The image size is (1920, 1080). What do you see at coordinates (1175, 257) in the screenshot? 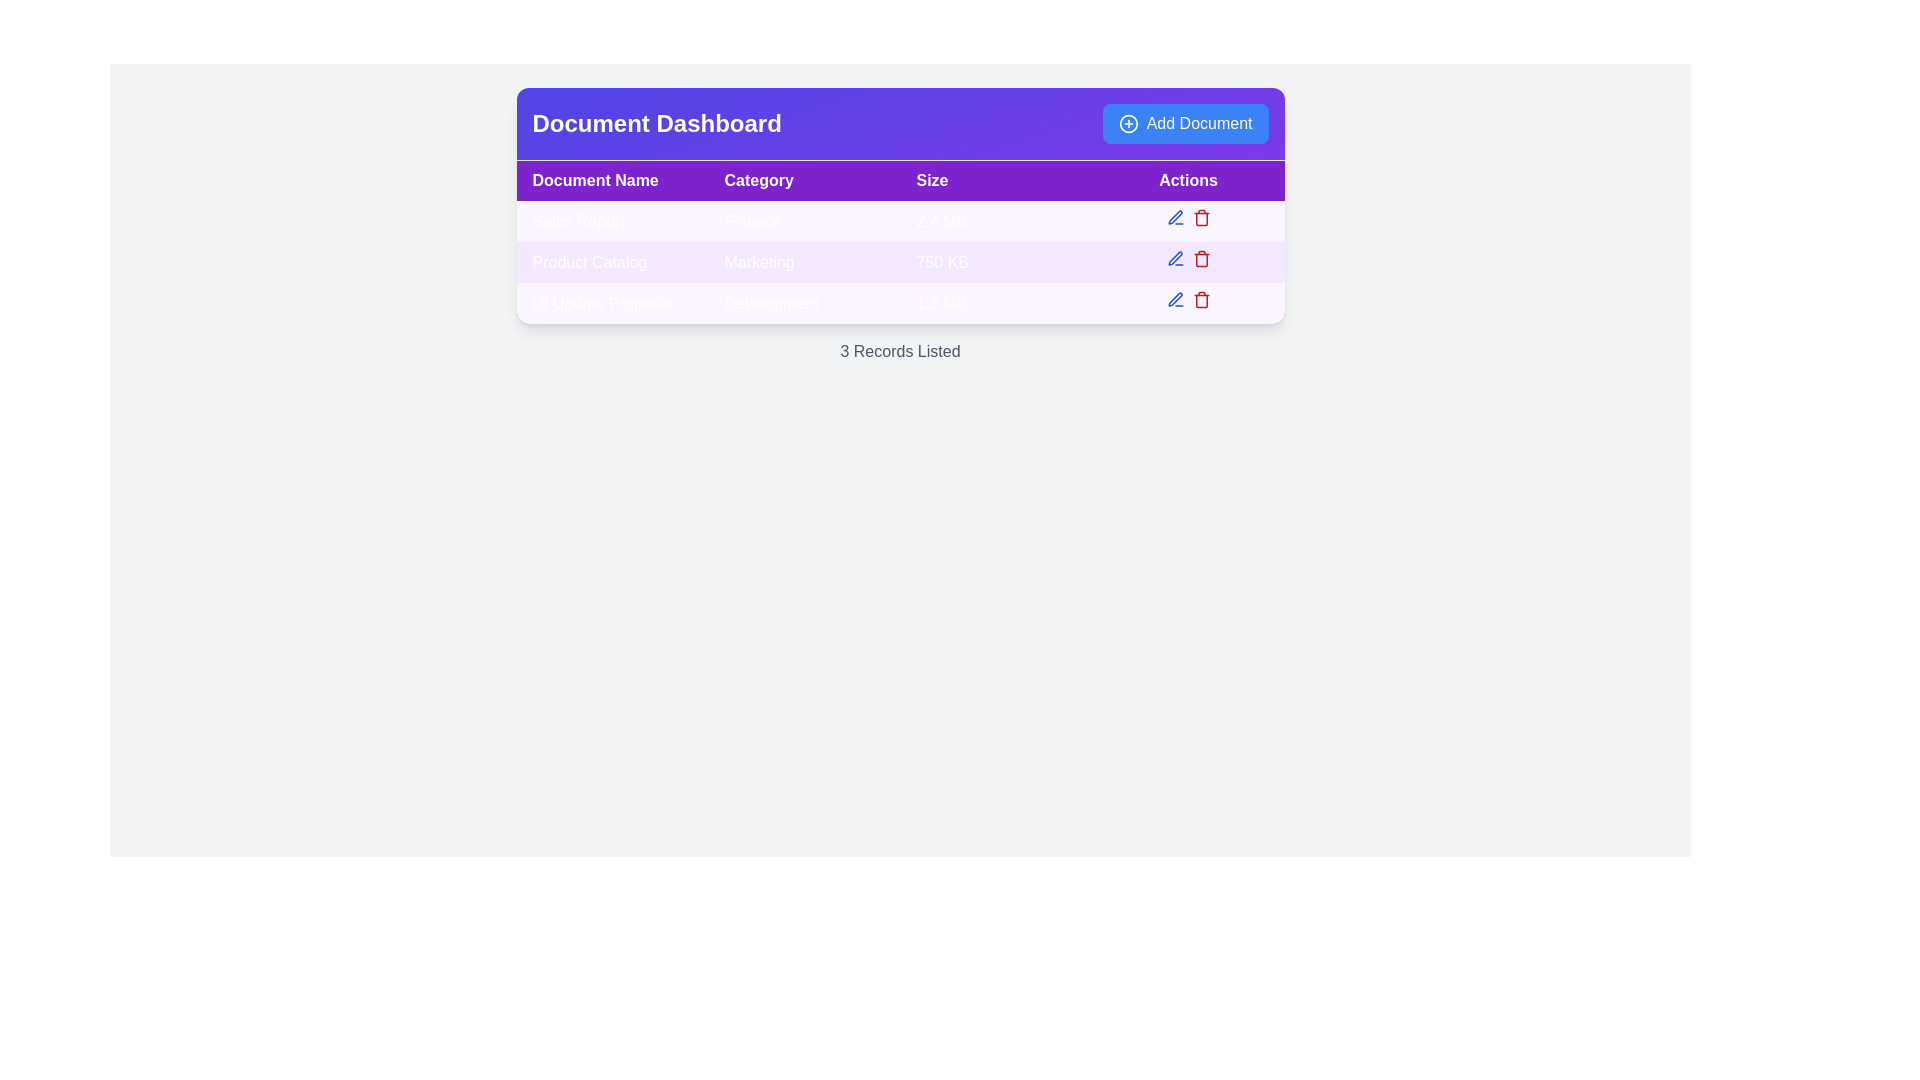
I see `the pen icon in the 'Actions' column of the second row to initiate the edit function for the 'Product Catalog' entry` at bounding box center [1175, 257].